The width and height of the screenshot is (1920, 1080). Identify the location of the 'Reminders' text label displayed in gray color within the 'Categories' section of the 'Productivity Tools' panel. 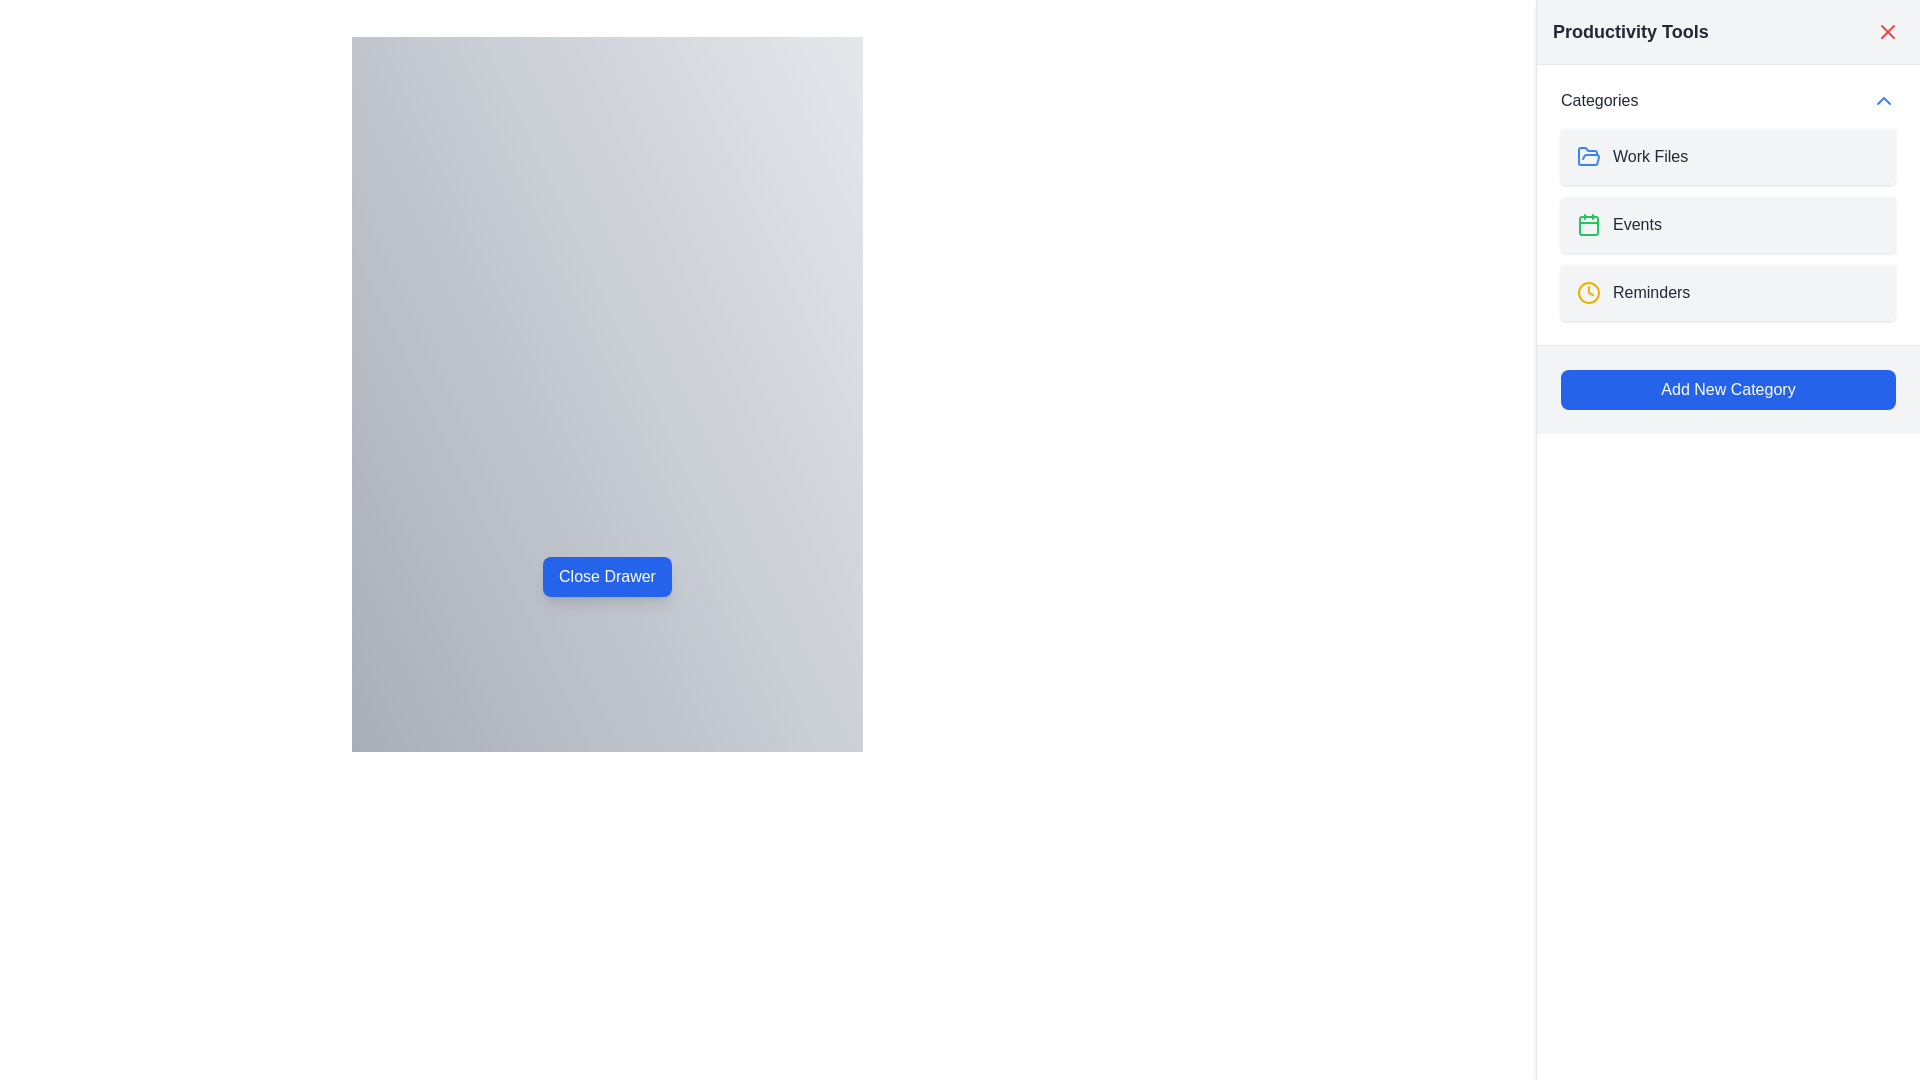
(1651, 293).